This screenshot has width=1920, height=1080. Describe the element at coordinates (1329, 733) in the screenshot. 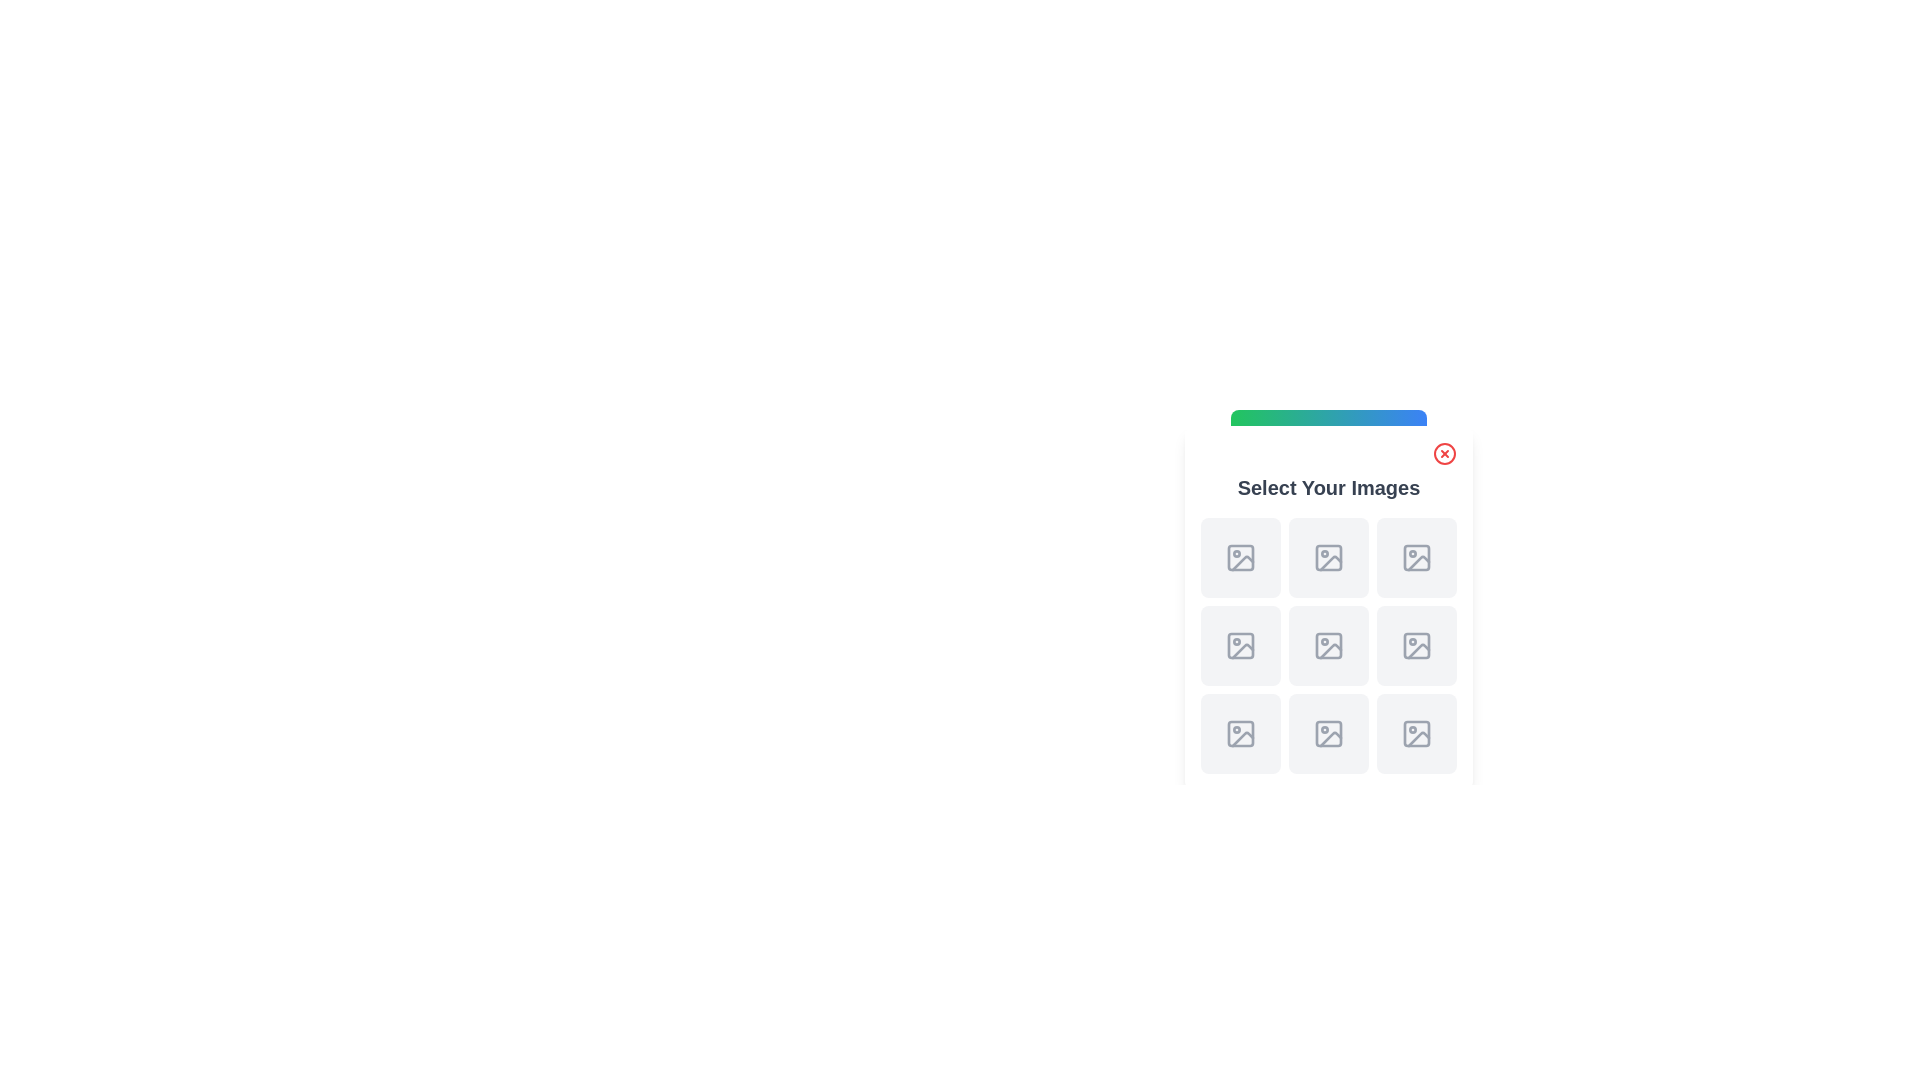

I see `the image upload Icon Button located in the last row and middle column of the grid` at that location.